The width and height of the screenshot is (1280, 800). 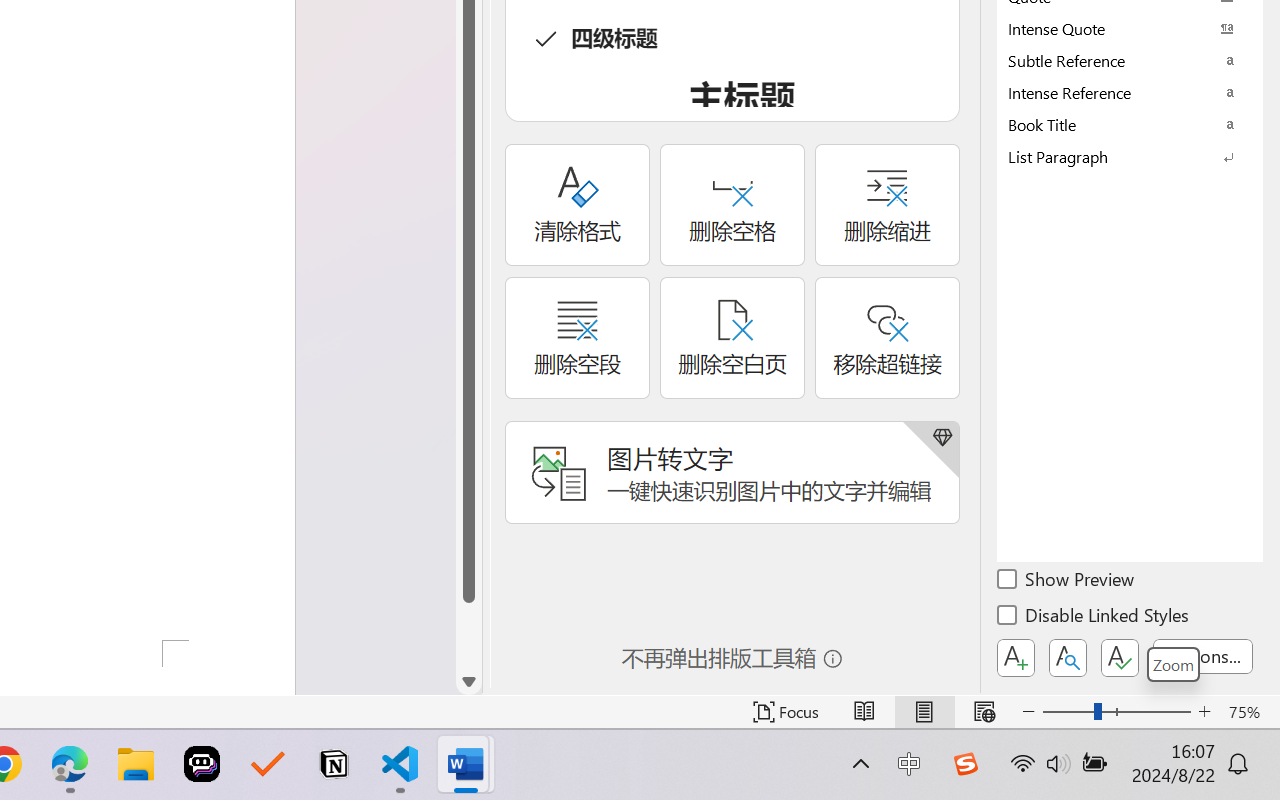 What do you see at coordinates (1130, 123) in the screenshot?
I see `'Book Title'` at bounding box center [1130, 123].